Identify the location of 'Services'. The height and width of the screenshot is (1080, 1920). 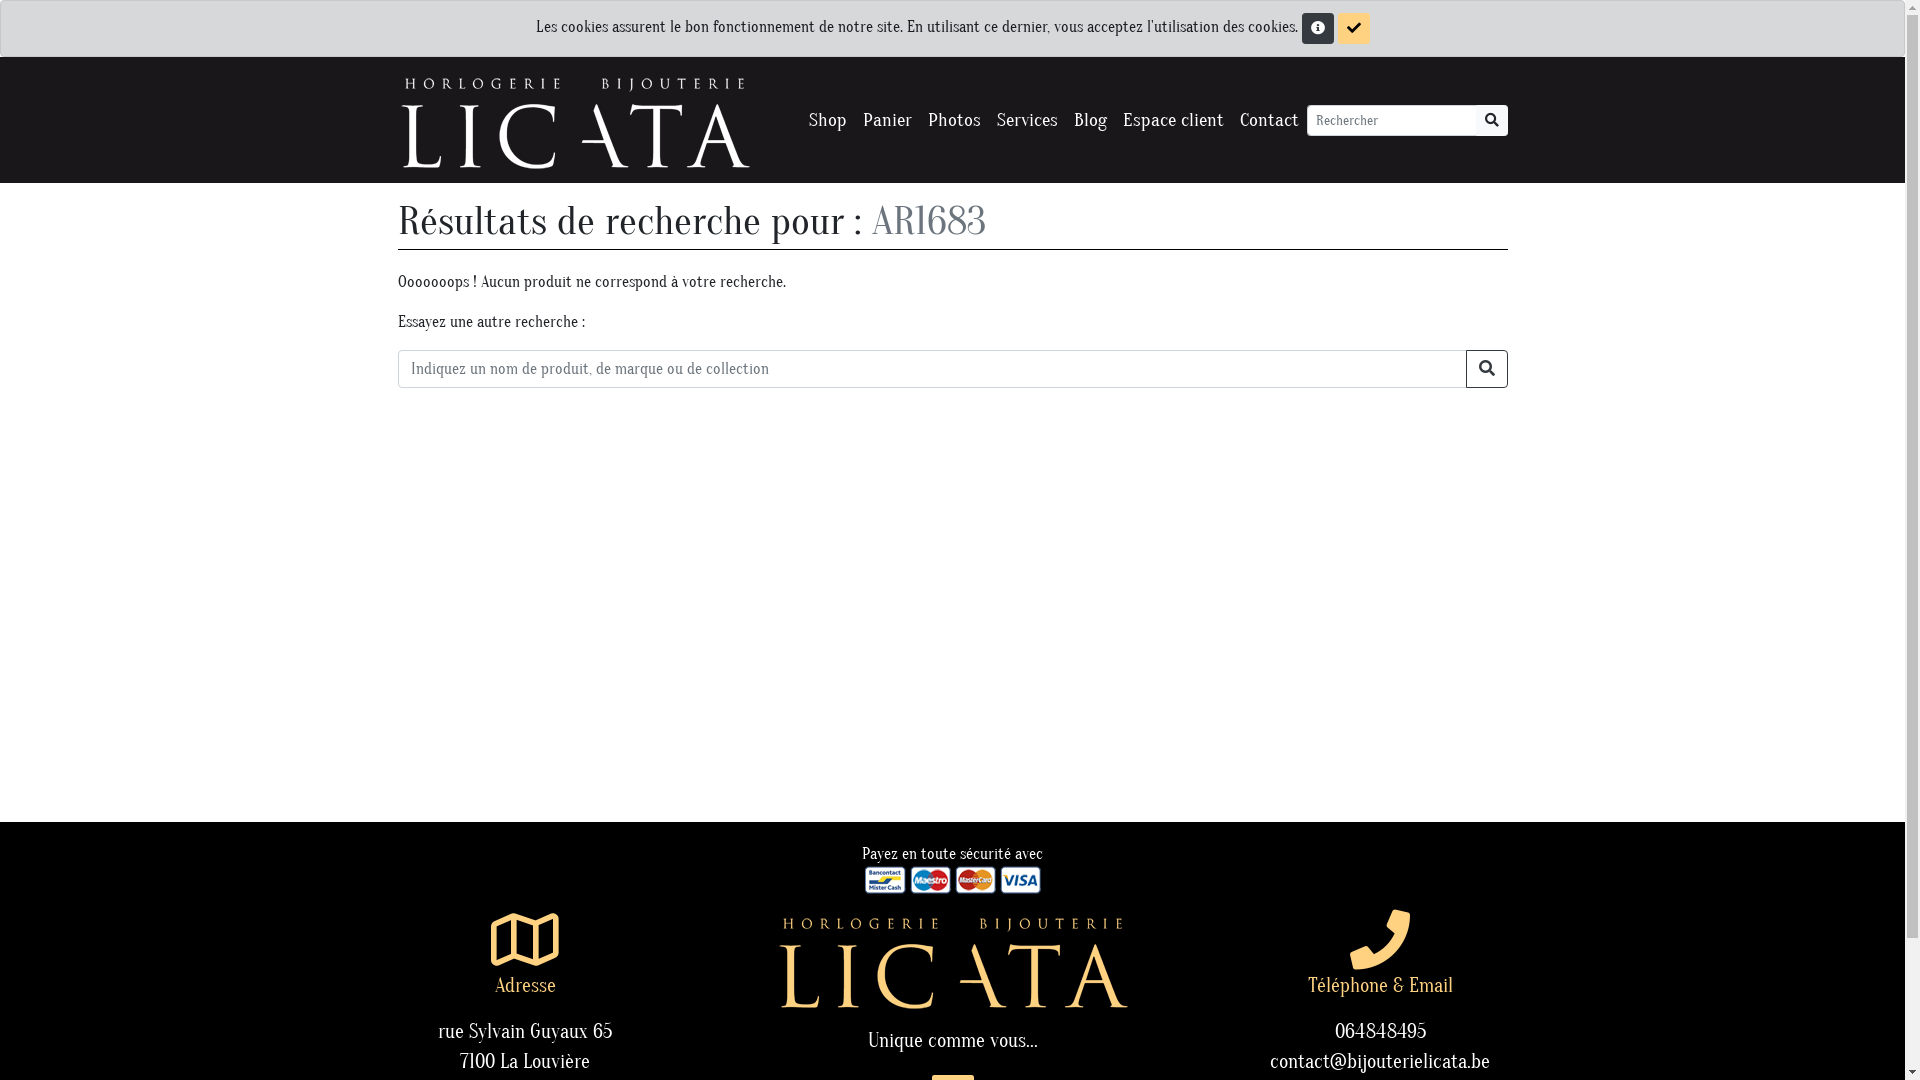
(1026, 120).